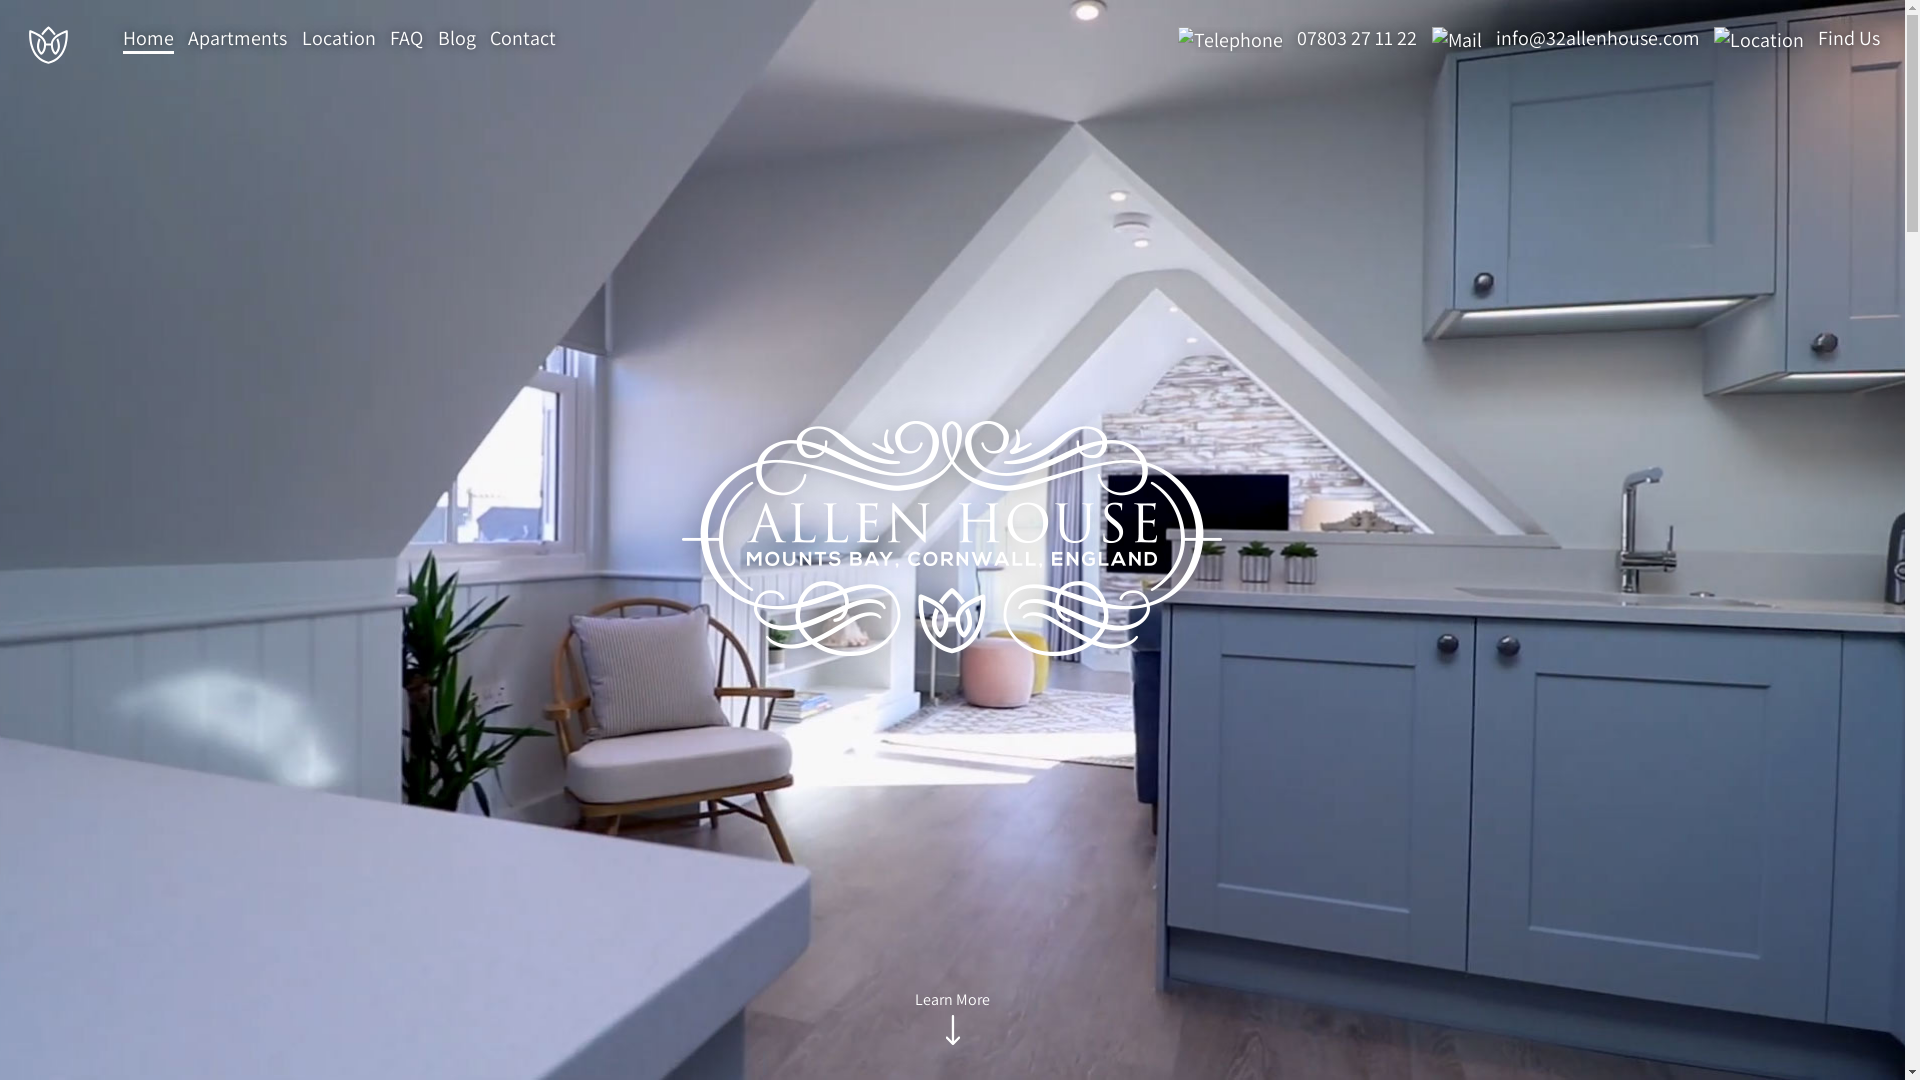  What do you see at coordinates (914, 1019) in the screenshot?
I see `'Learn More'` at bounding box center [914, 1019].